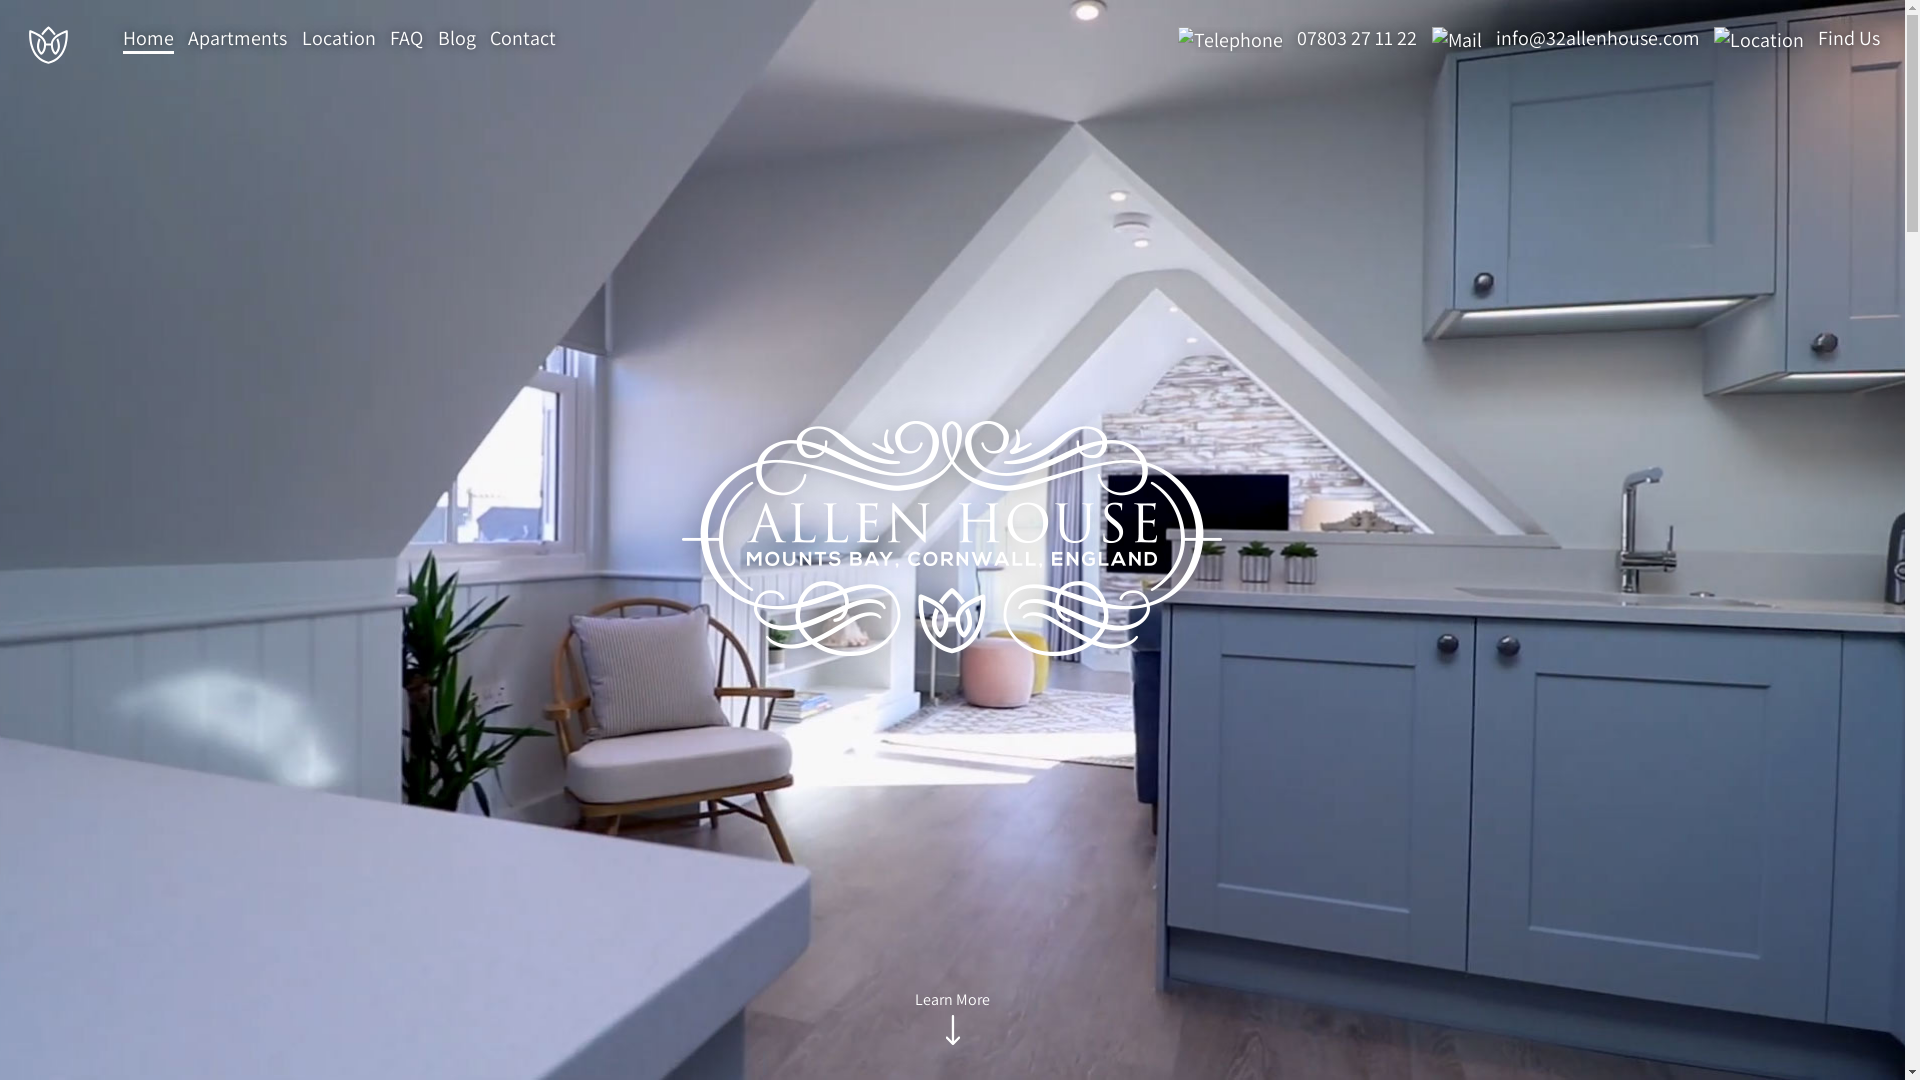  What do you see at coordinates (914, 1019) in the screenshot?
I see `'Learn More'` at bounding box center [914, 1019].